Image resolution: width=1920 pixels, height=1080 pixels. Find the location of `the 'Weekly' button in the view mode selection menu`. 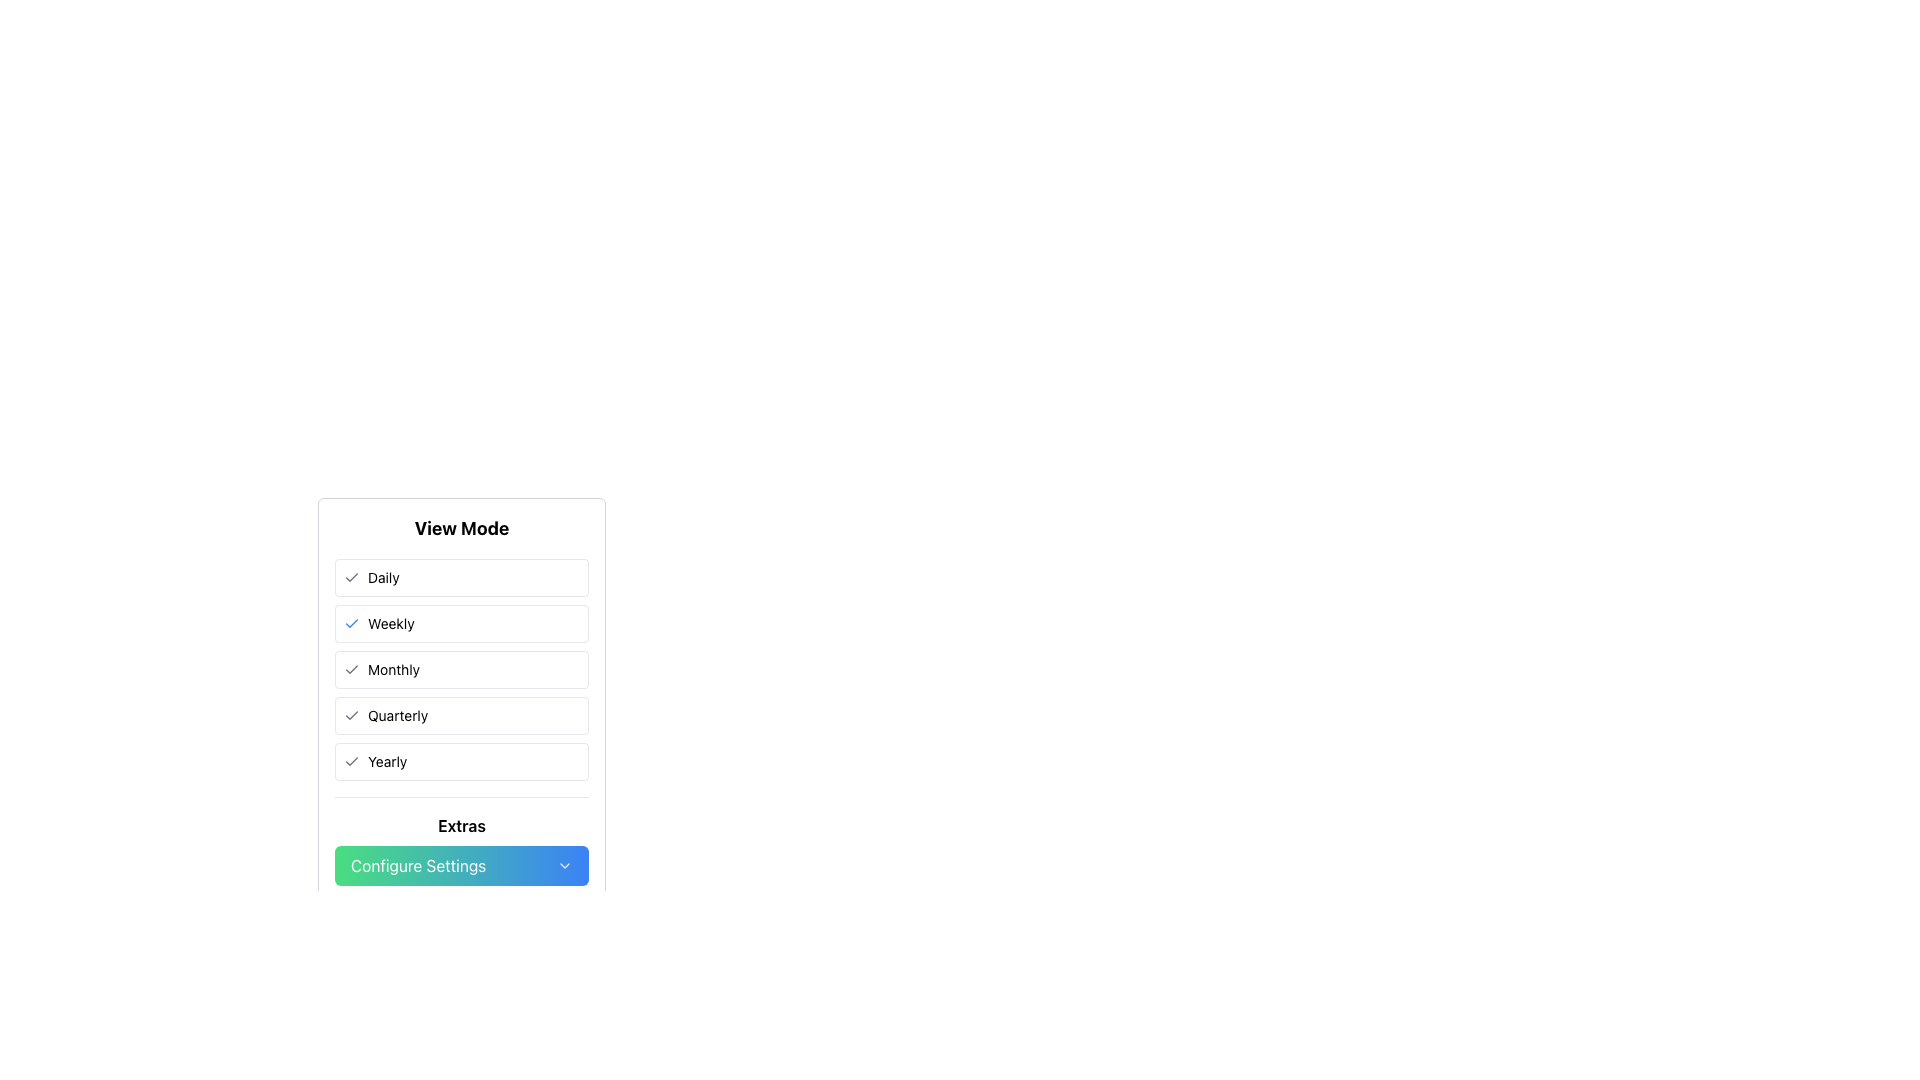

the 'Weekly' button in the view mode selection menu is located at coordinates (460, 623).